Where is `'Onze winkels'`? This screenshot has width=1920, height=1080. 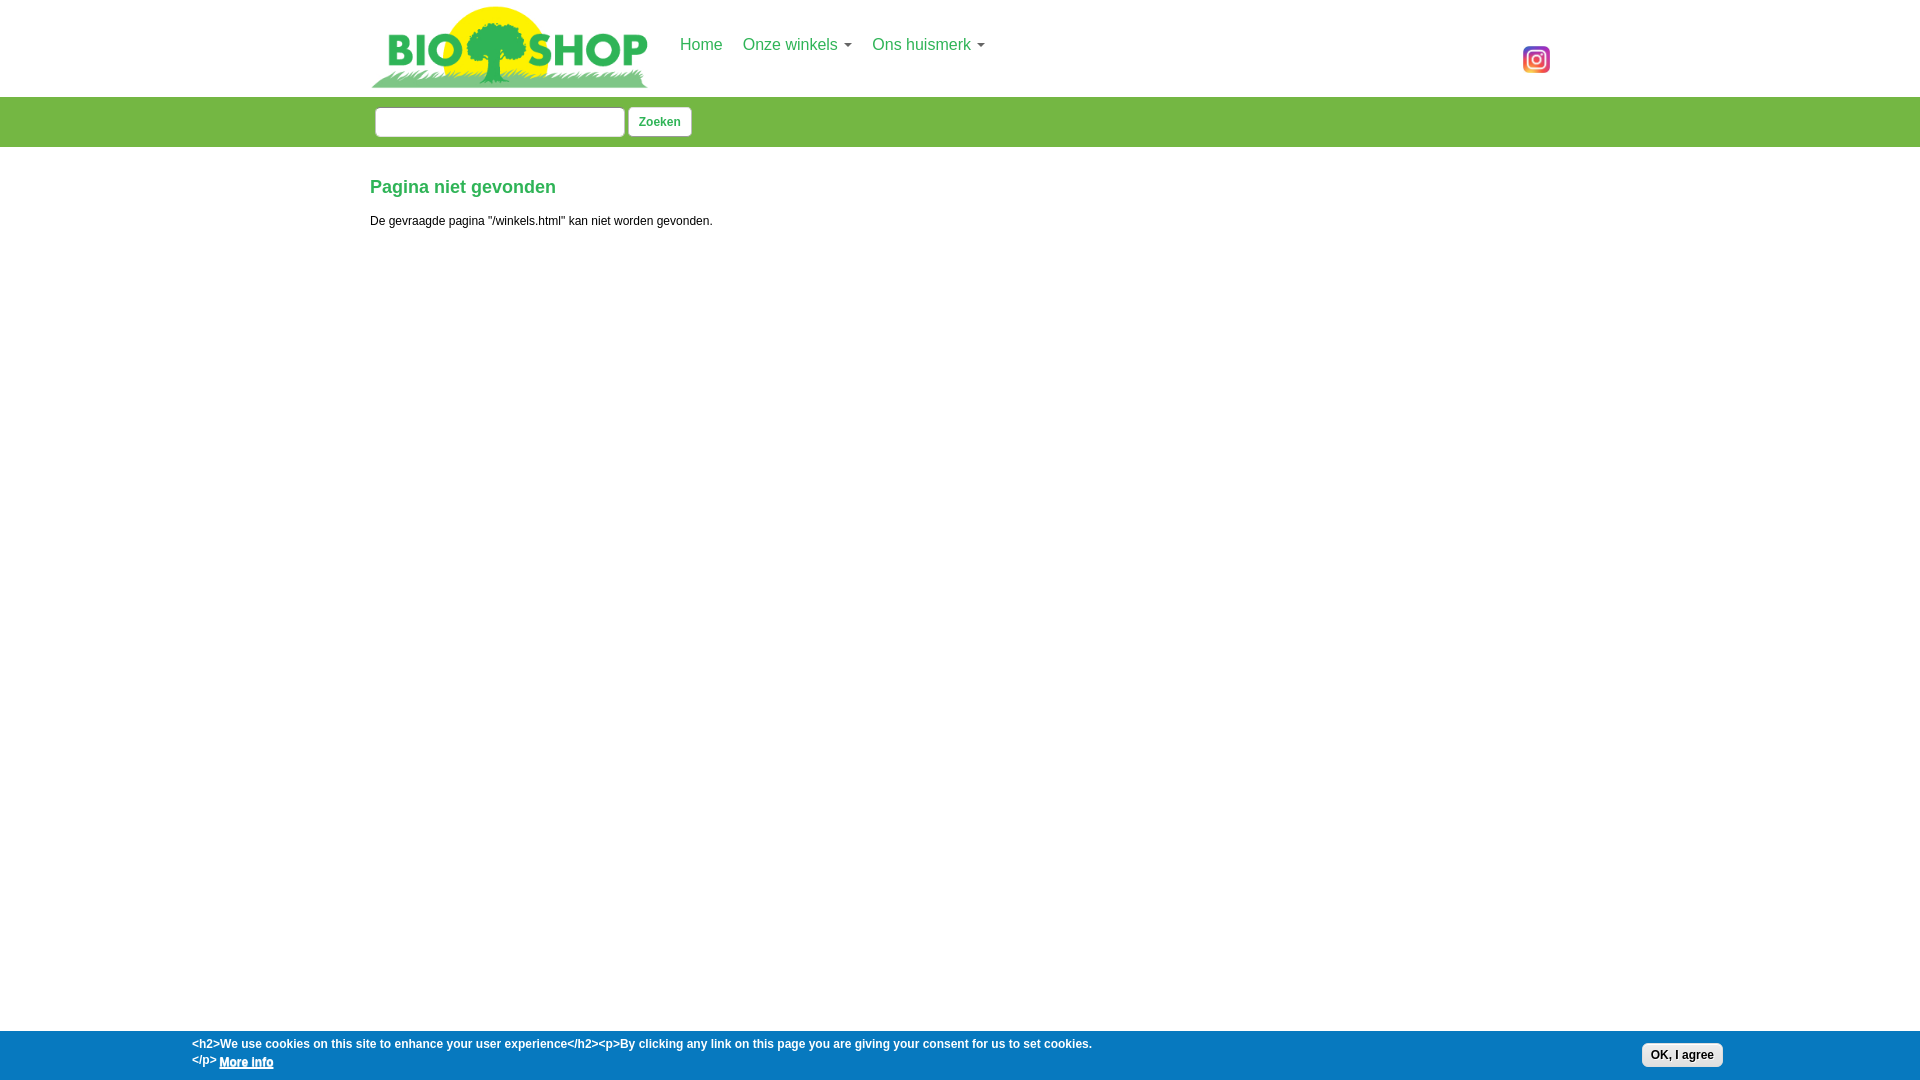 'Onze winkels' is located at coordinates (796, 44).